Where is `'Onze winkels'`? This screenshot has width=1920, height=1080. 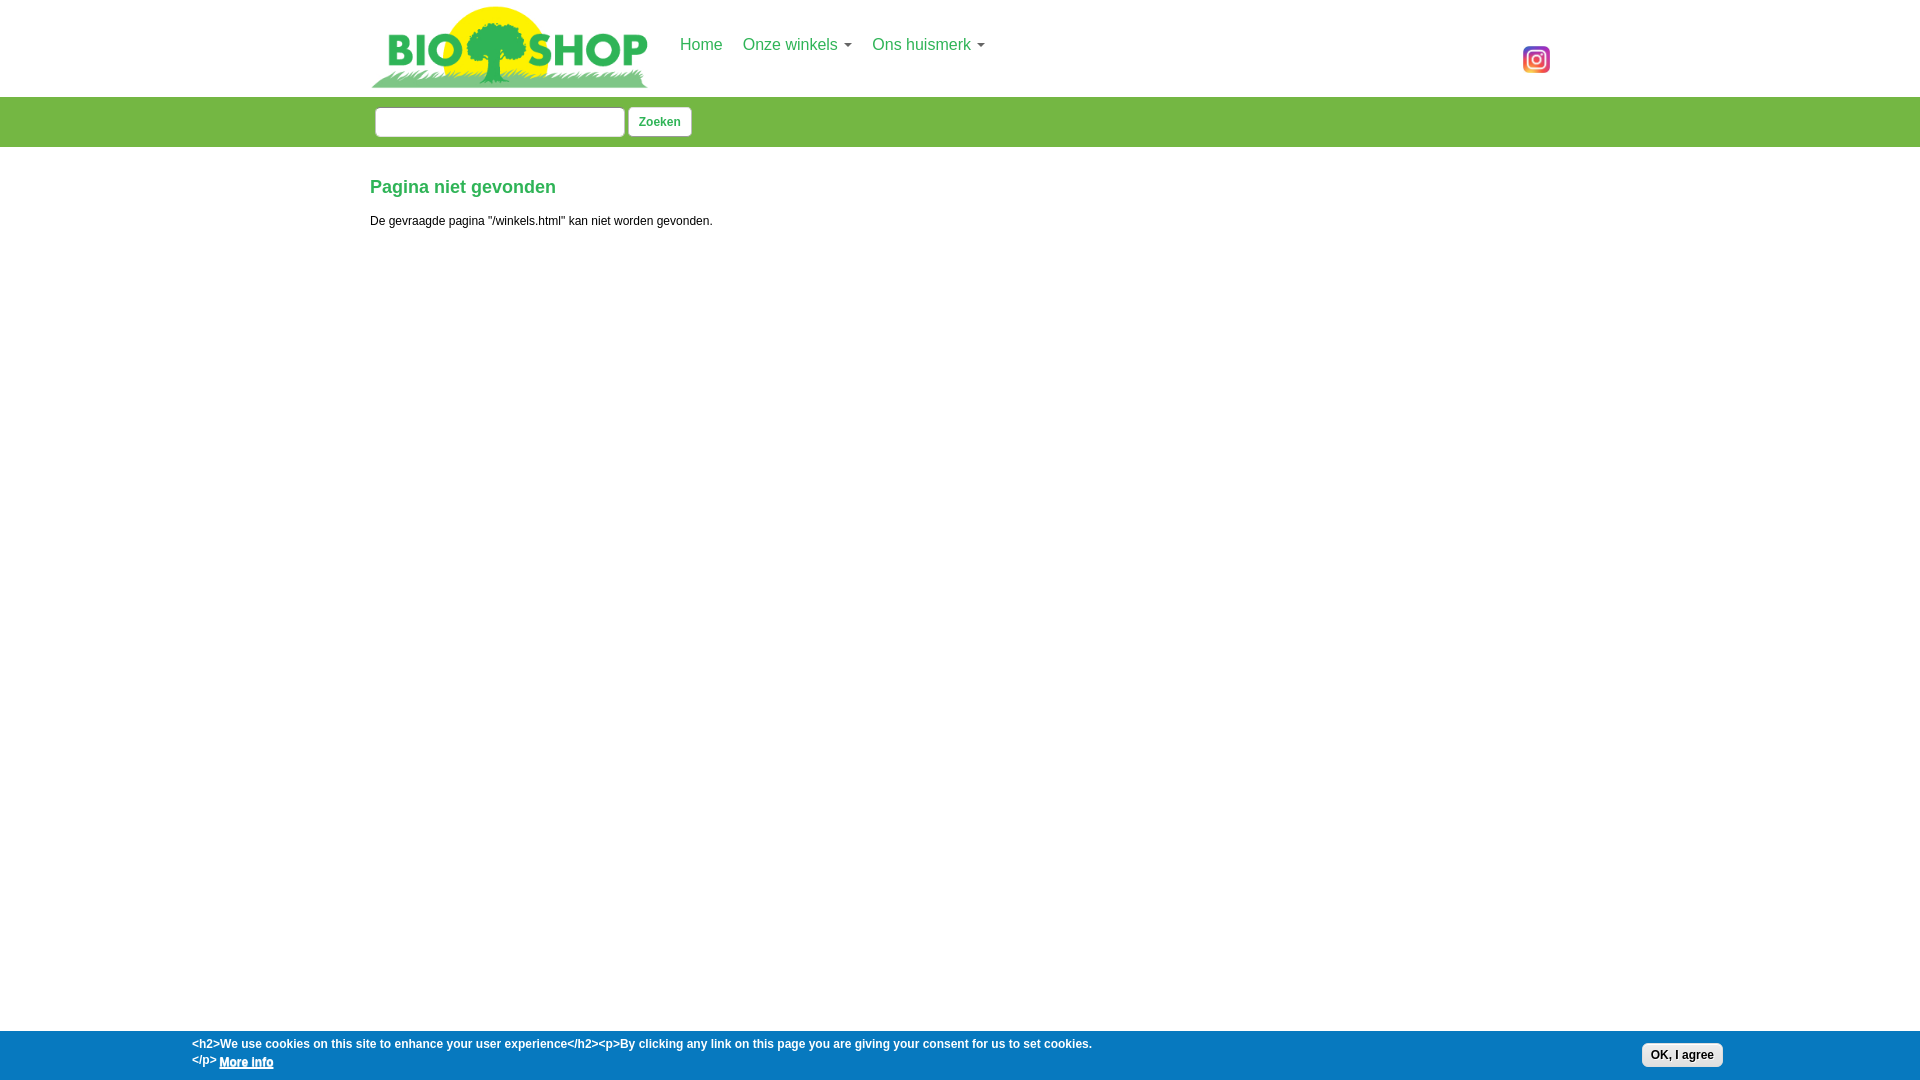 'Onze winkels' is located at coordinates (796, 44).